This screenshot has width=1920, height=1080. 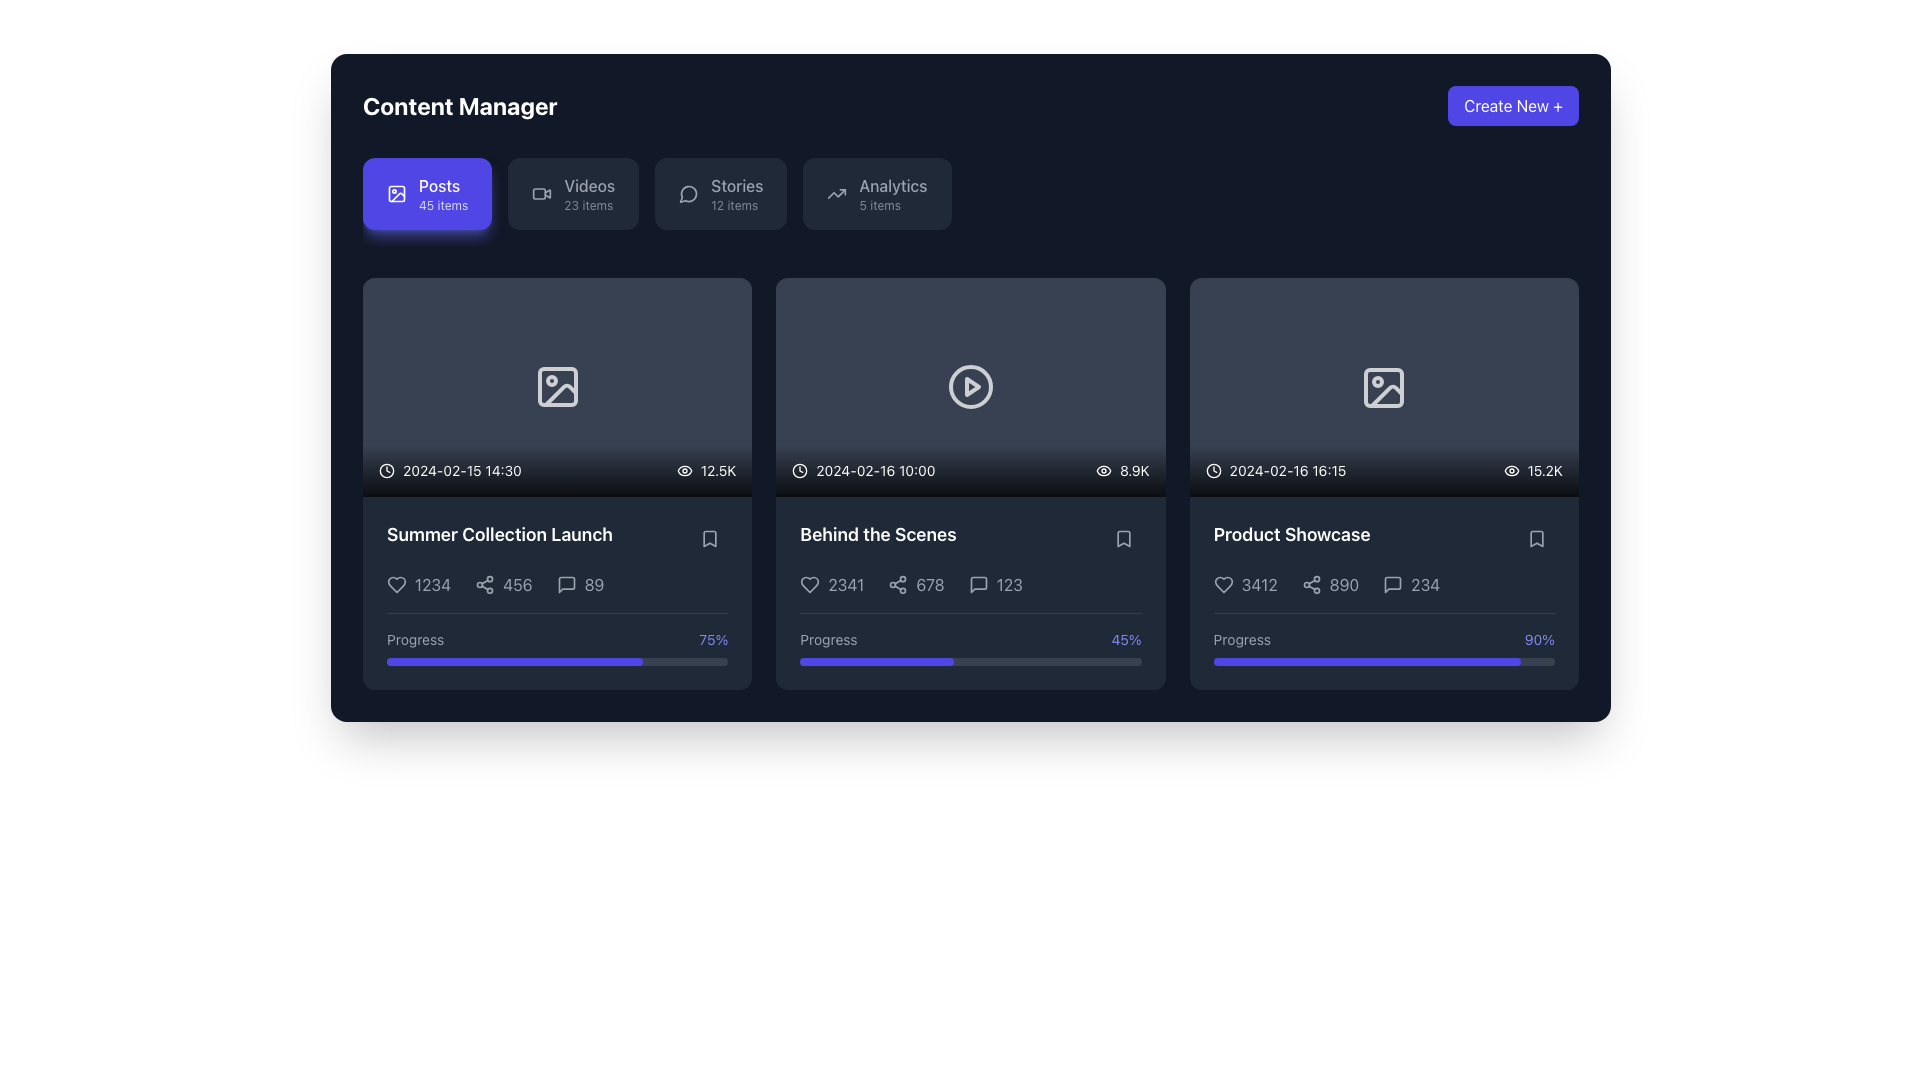 I want to click on diagonal line segment of the mountain icon located in the third card of the content manager interface using developer tools, so click(x=1386, y=395).